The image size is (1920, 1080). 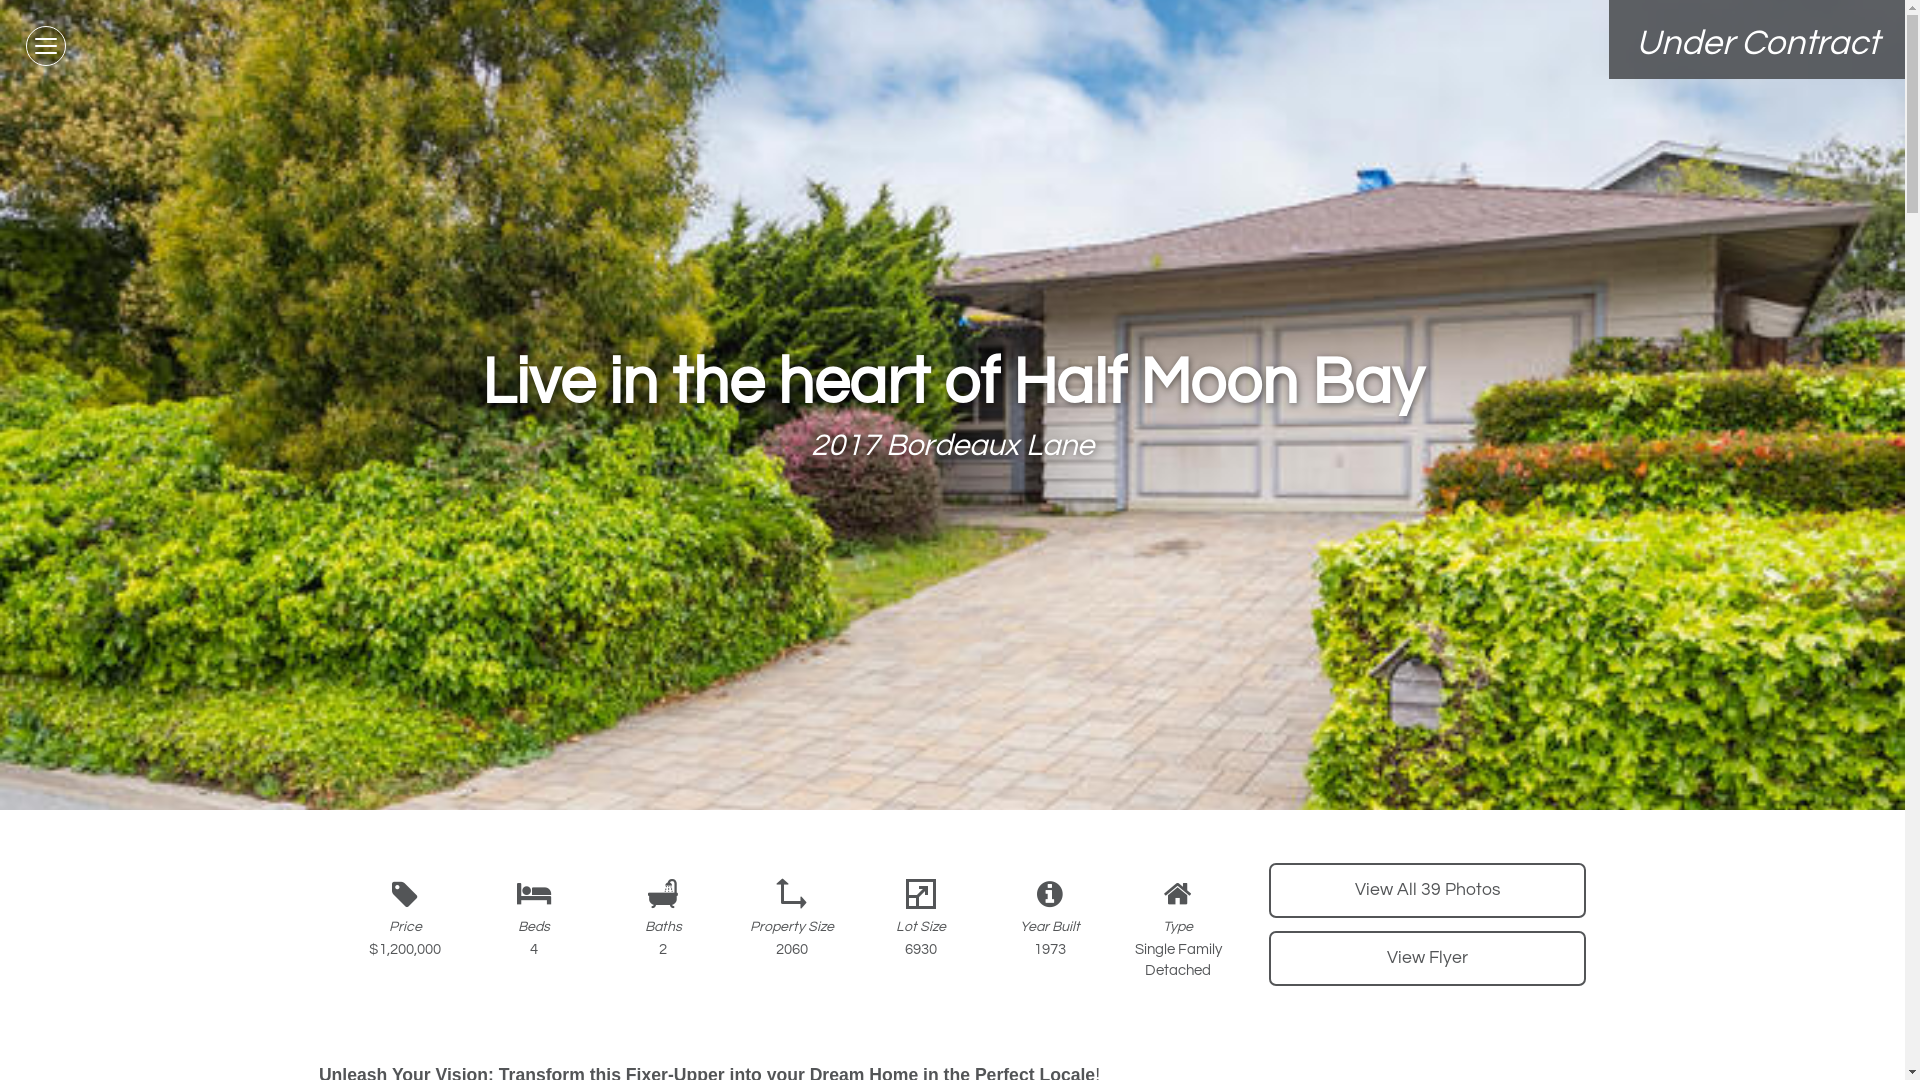 I want to click on 'View Flyer', so click(x=1426, y=957).